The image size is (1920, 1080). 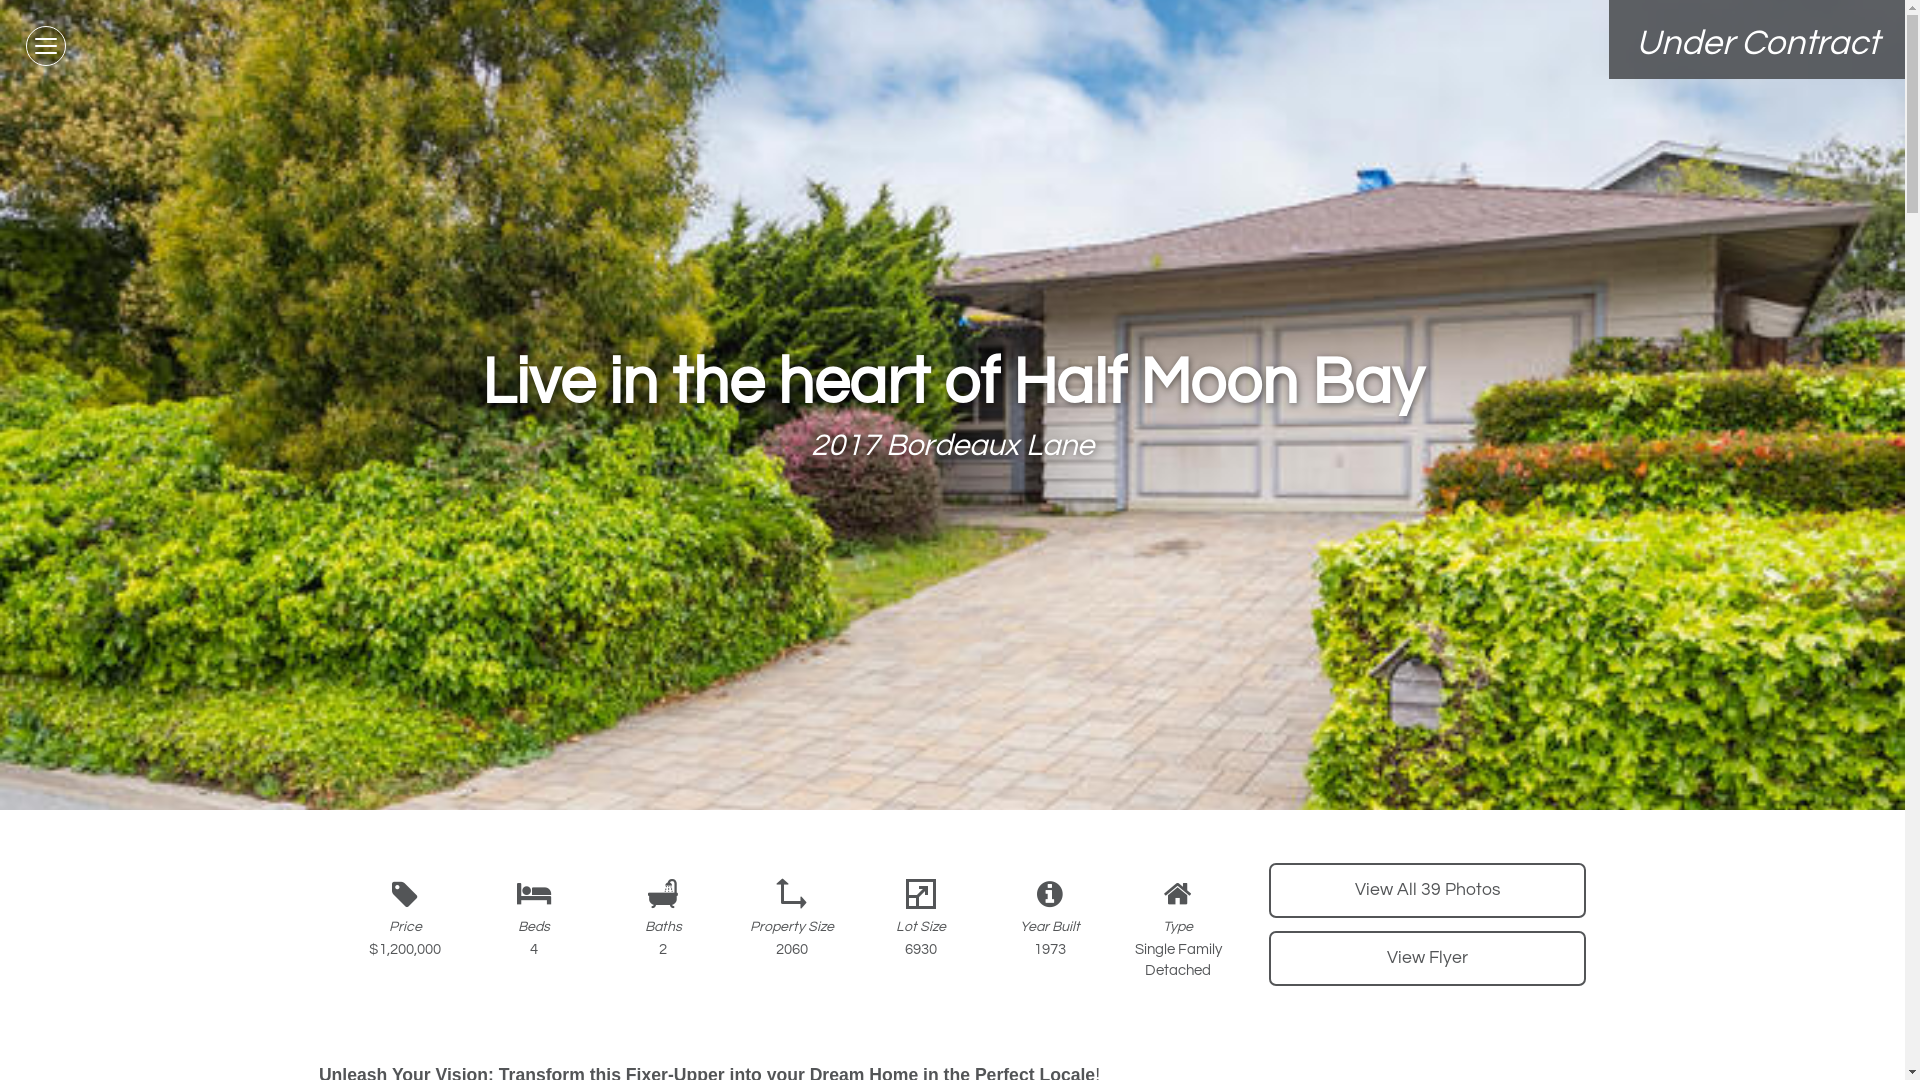 I want to click on 'View Flyer', so click(x=1426, y=957).